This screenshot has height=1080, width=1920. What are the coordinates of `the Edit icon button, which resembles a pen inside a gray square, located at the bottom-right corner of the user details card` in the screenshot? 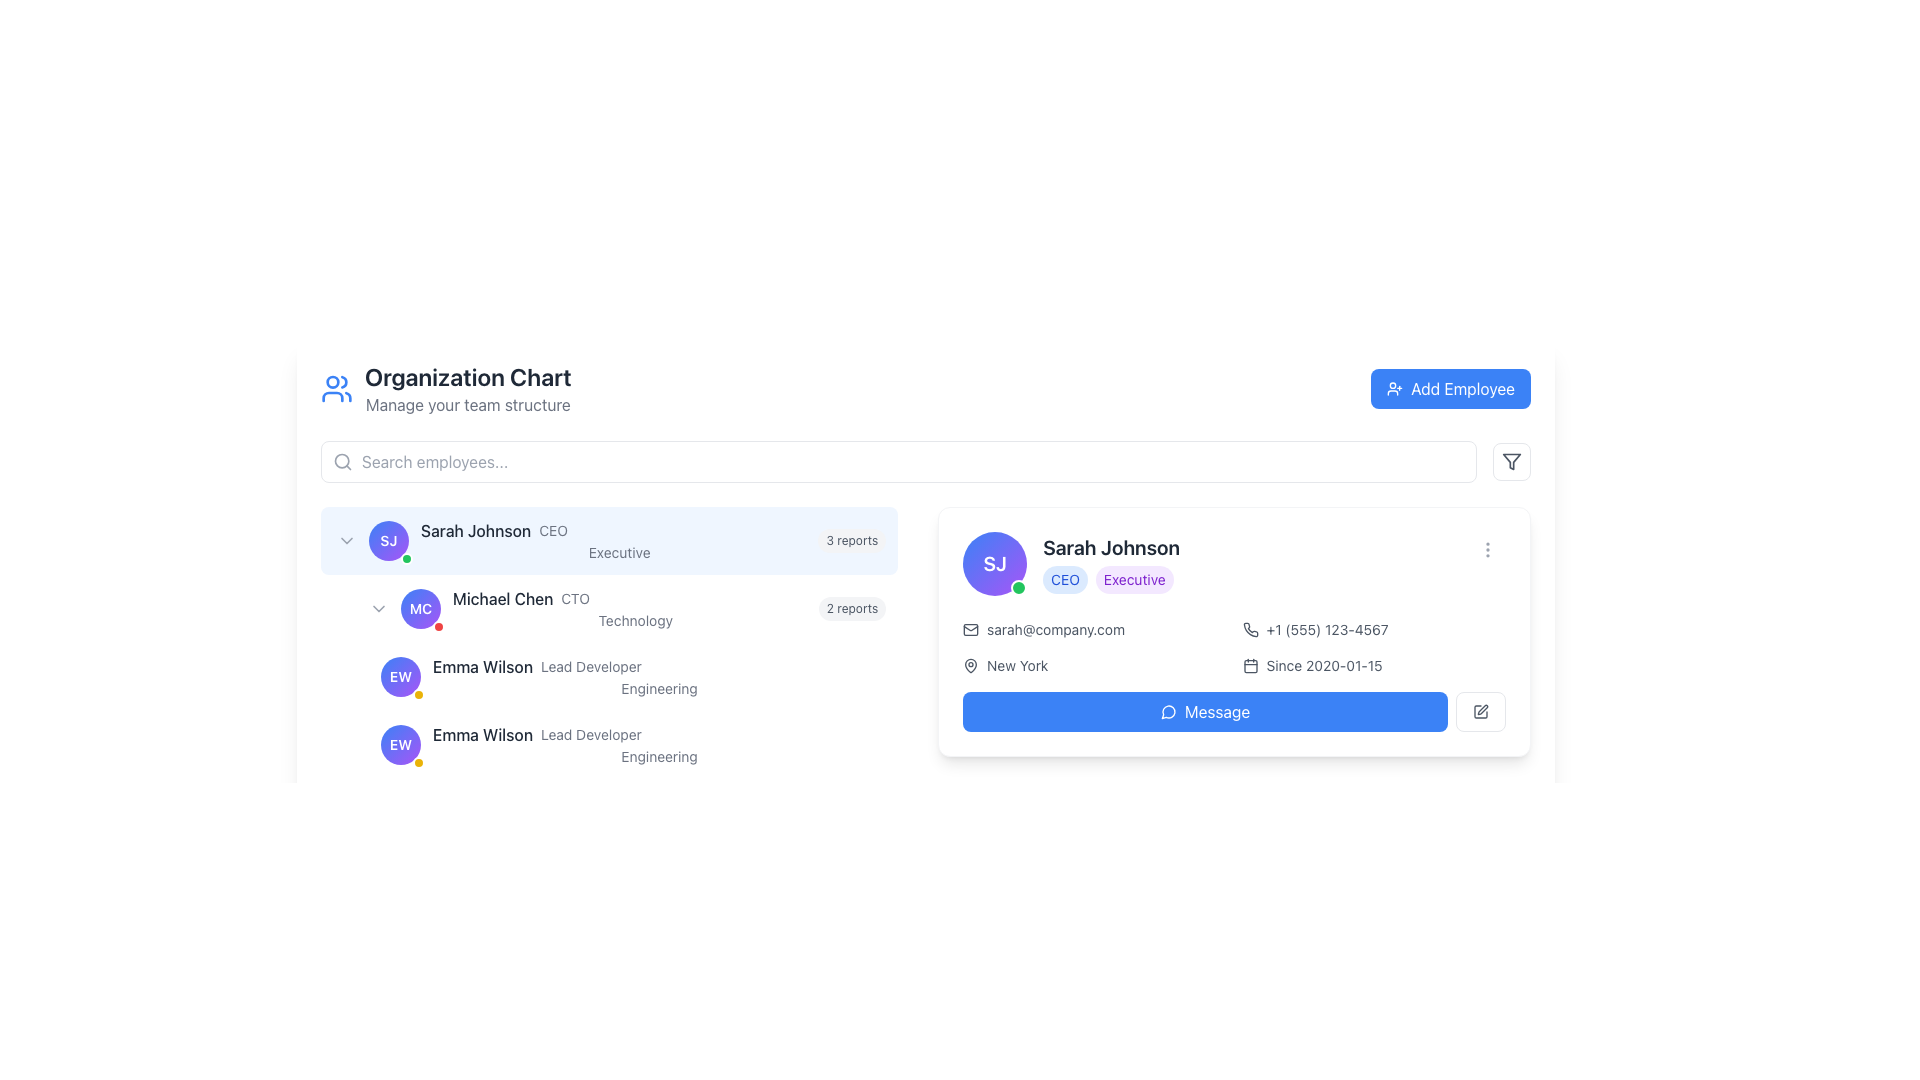 It's located at (1481, 711).